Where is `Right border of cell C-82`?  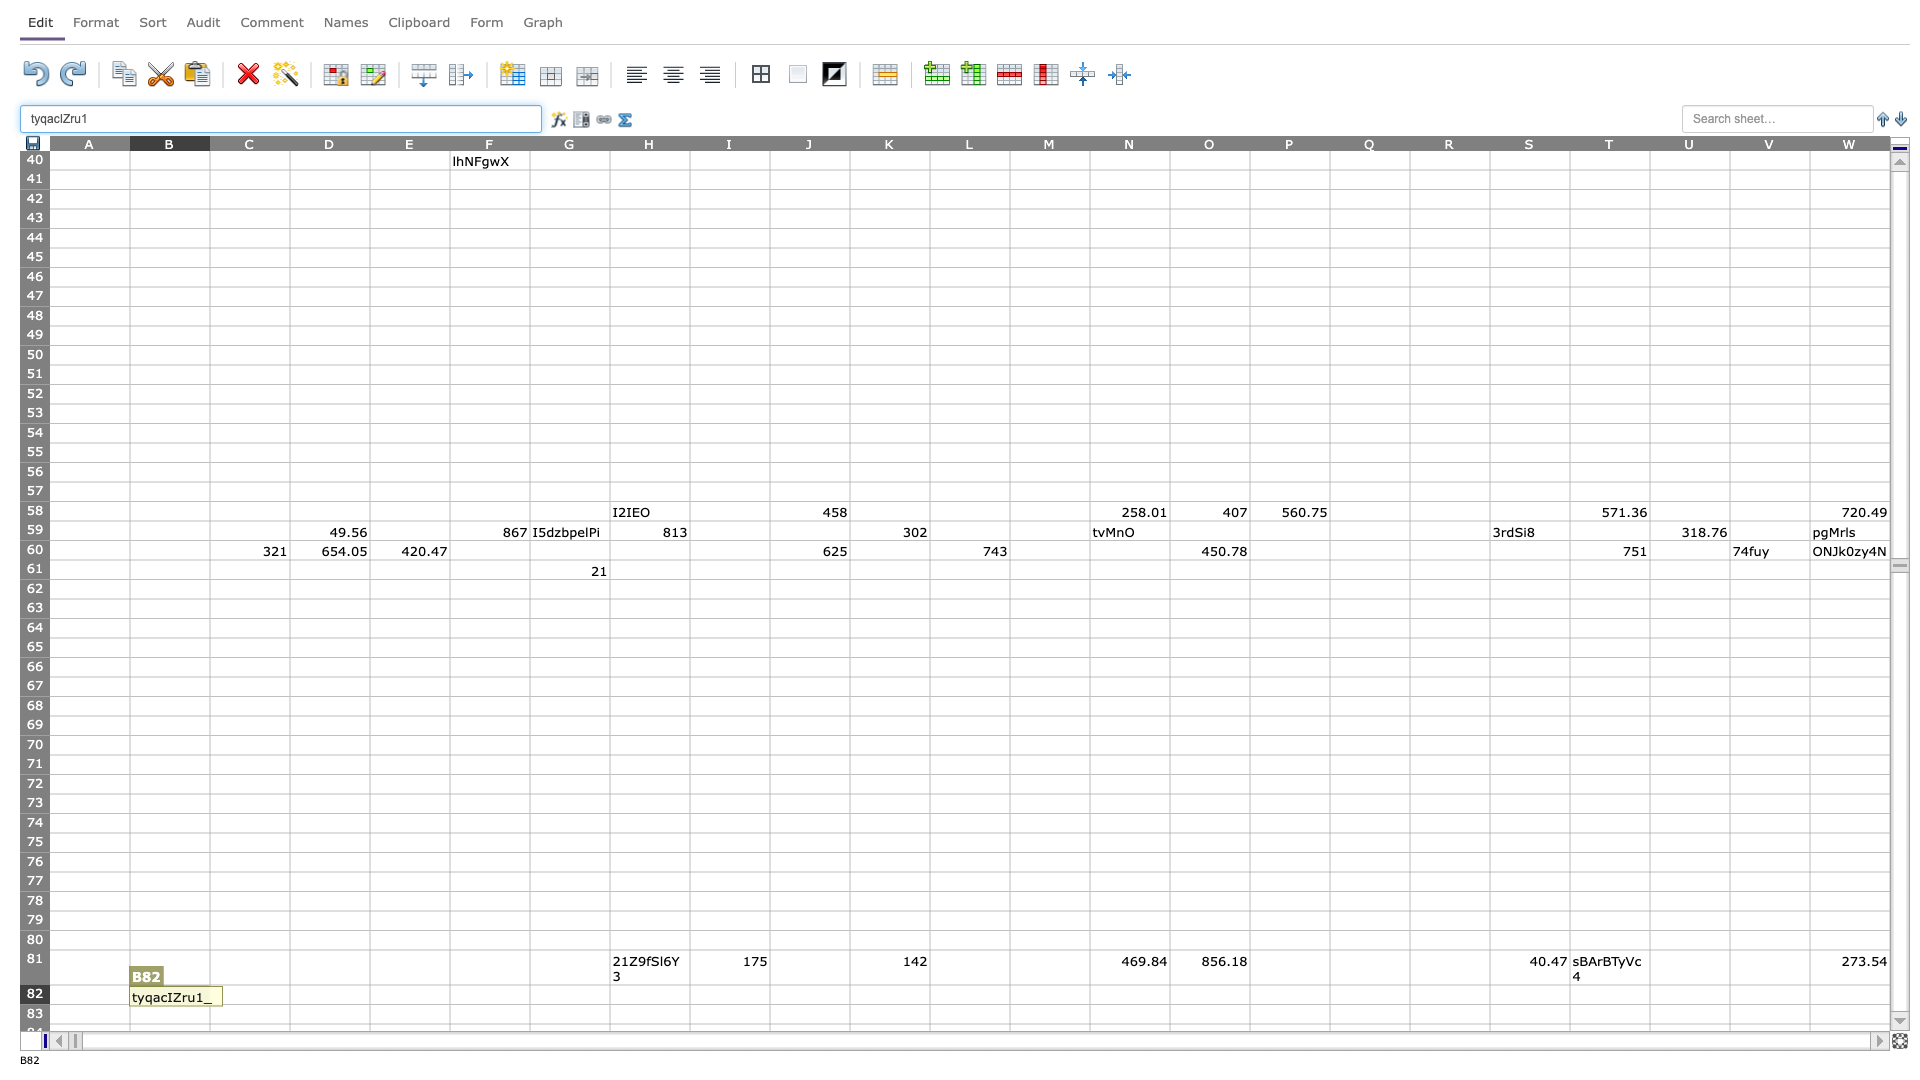 Right border of cell C-82 is located at coordinates (288, 994).